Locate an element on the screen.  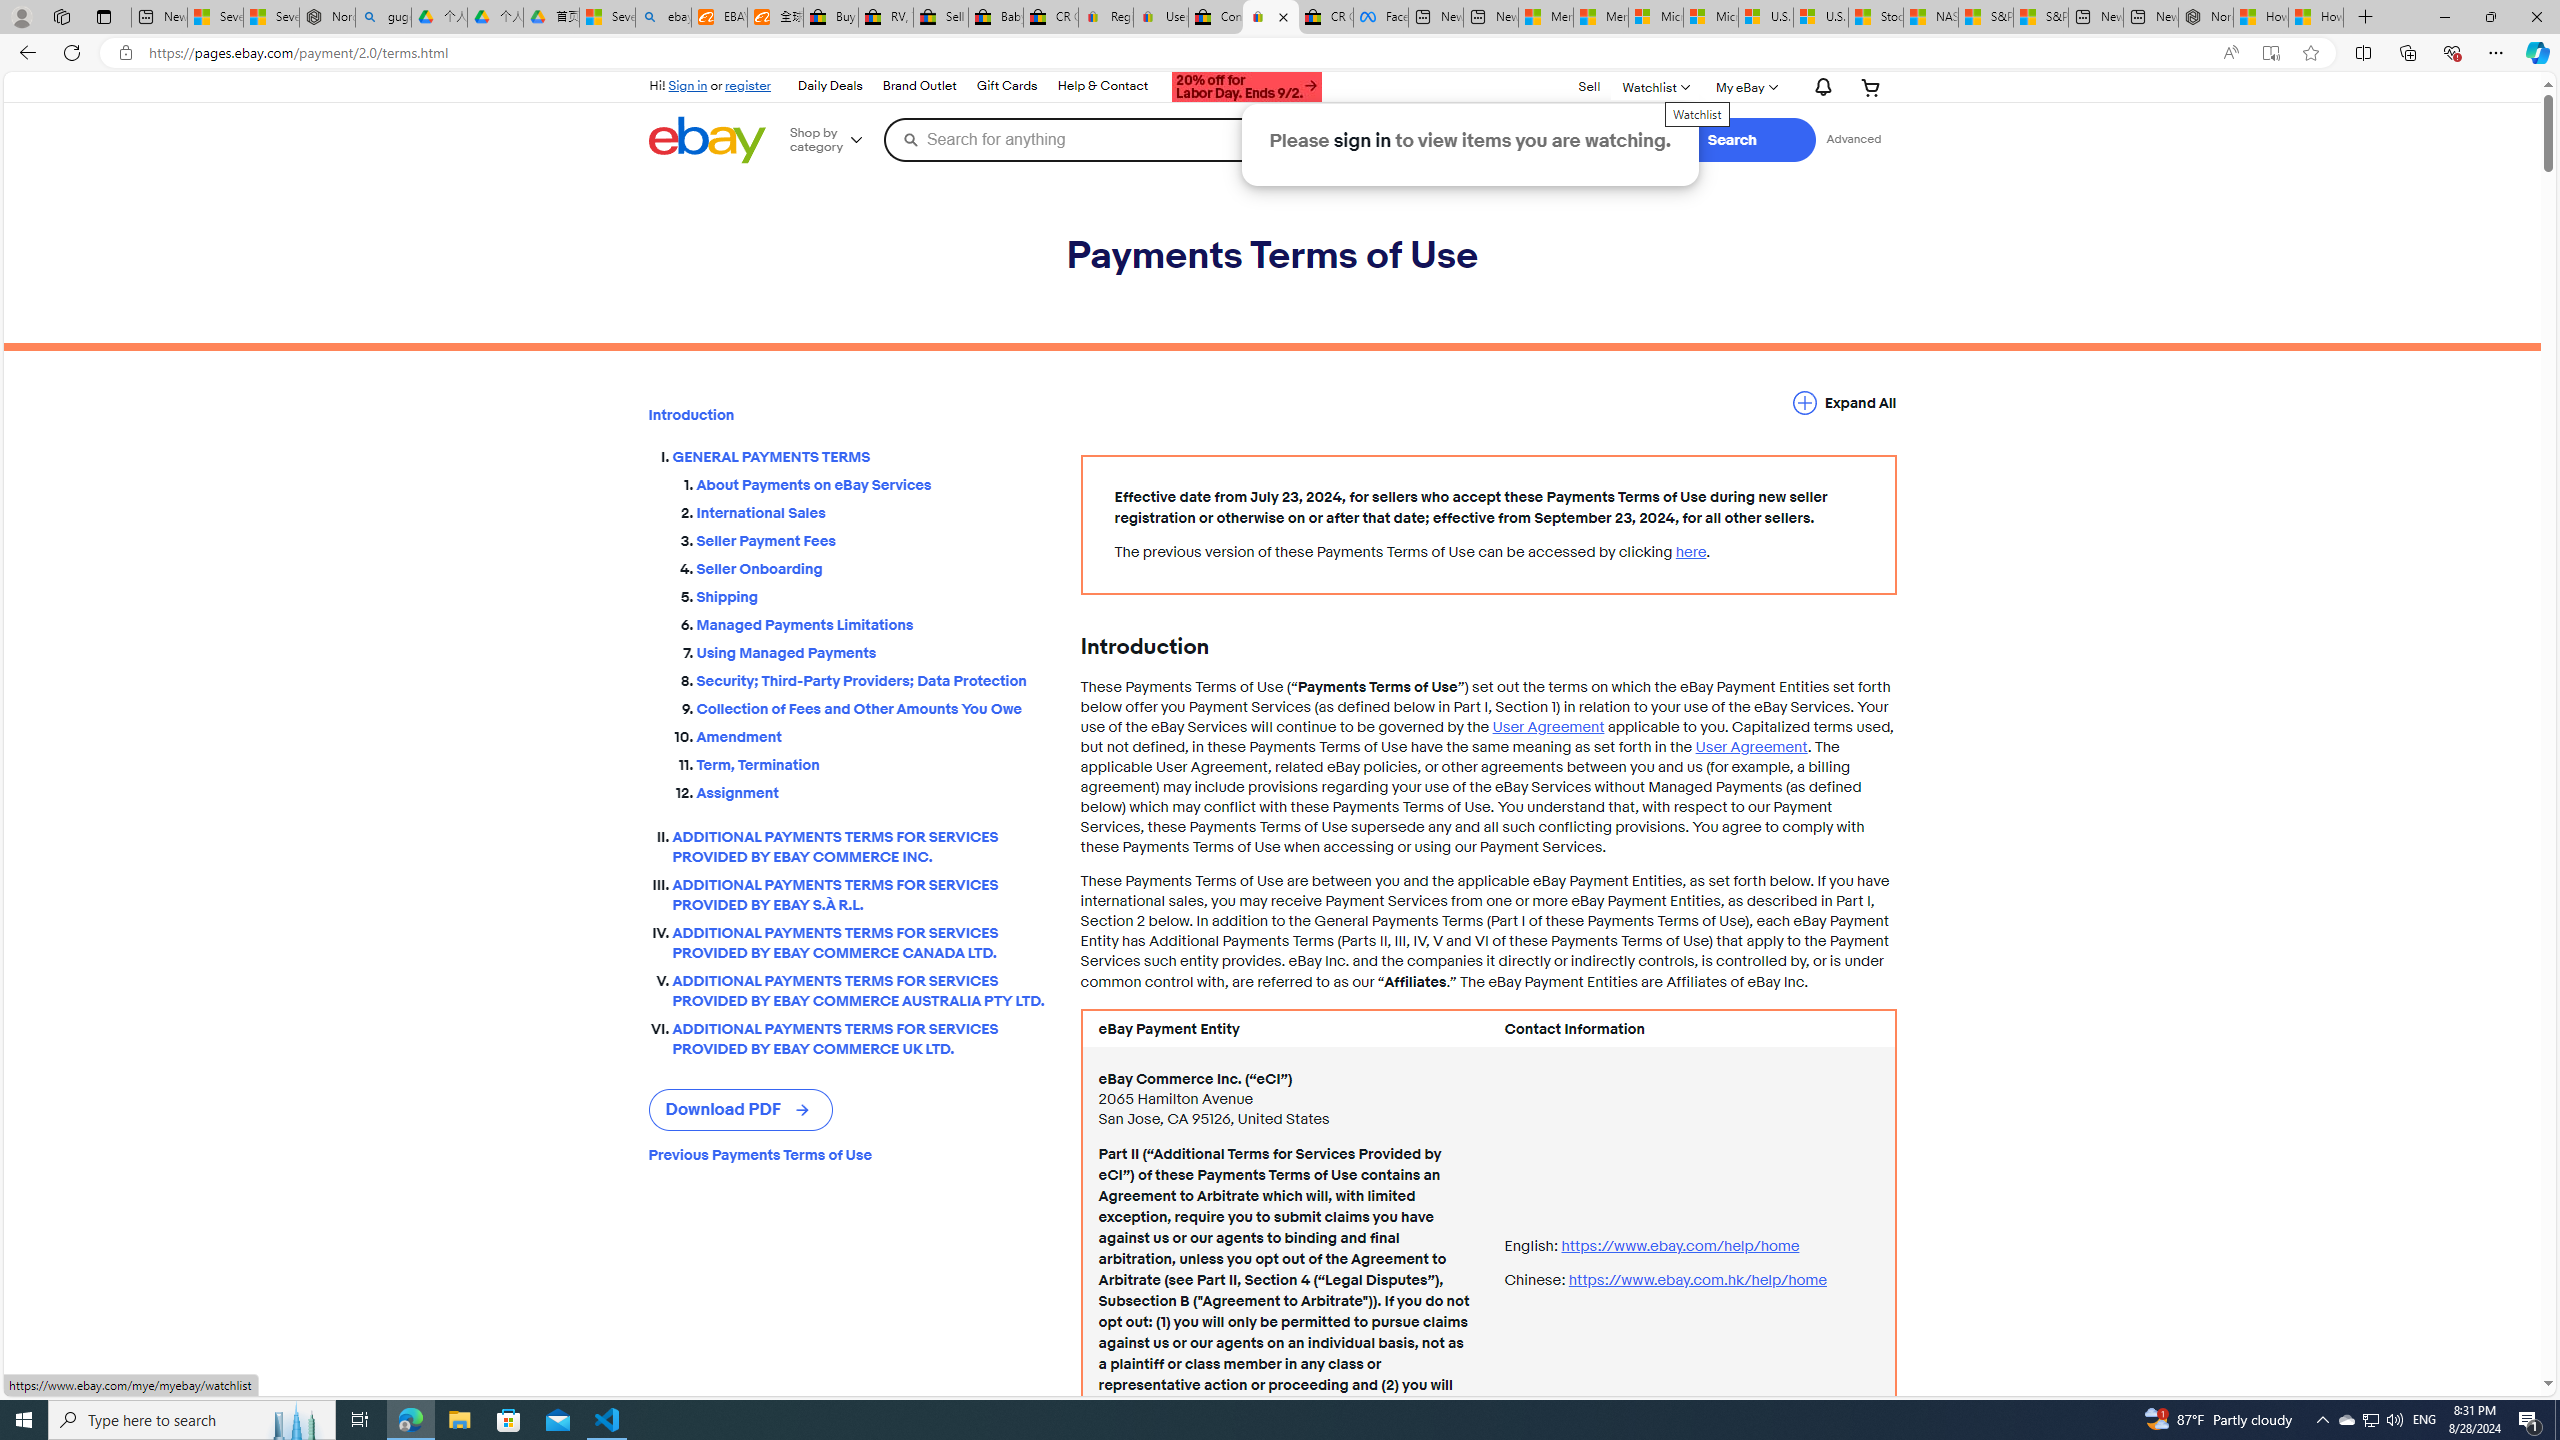
'ebay - Search' is located at coordinates (663, 16).